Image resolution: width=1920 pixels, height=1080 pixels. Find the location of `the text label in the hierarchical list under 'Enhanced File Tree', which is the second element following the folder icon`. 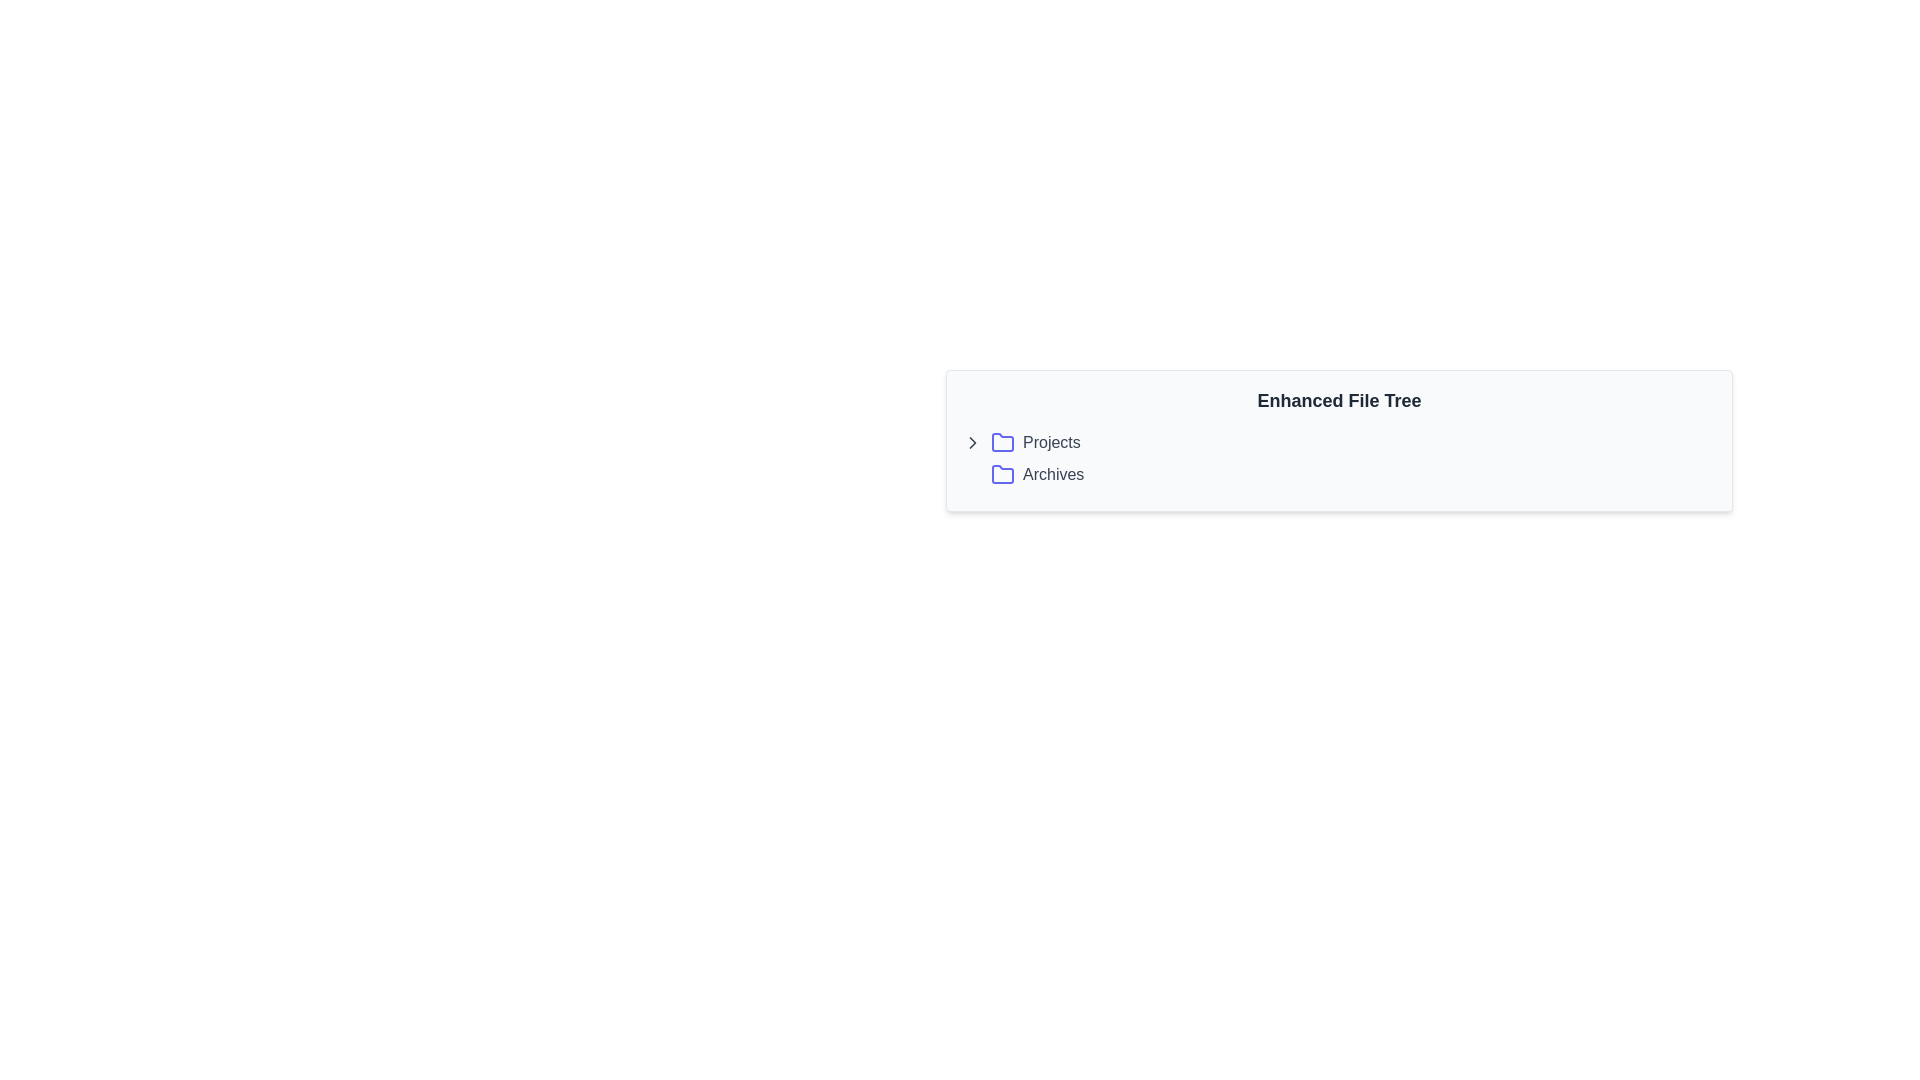

the text label in the hierarchical list under 'Enhanced File Tree', which is the second element following the folder icon is located at coordinates (1050, 442).